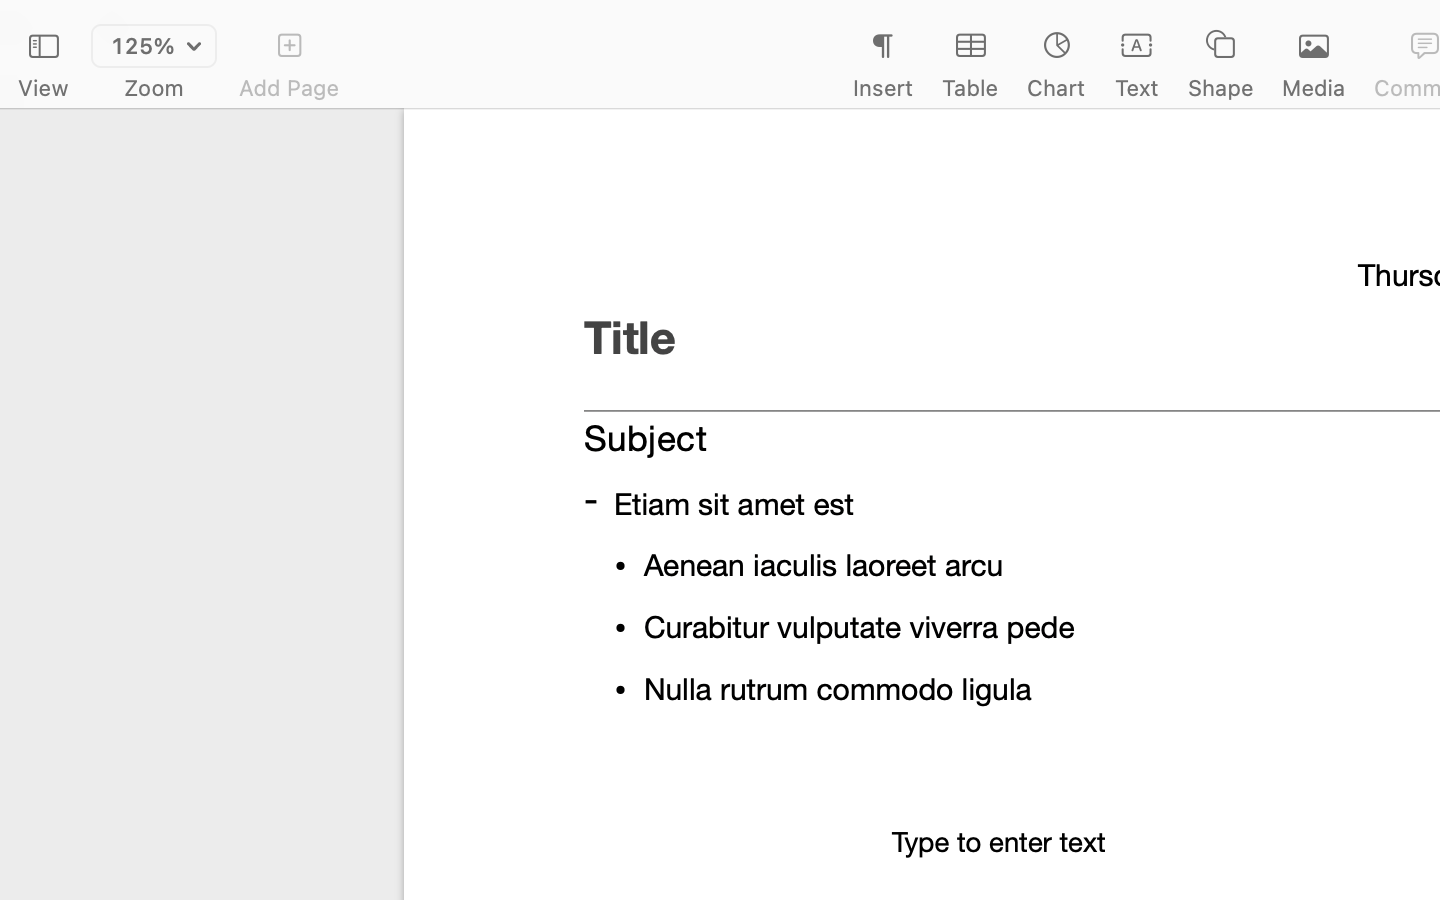  What do you see at coordinates (42, 87) in the screenshot?
I see `'View'` at bounding box center [42, 87].